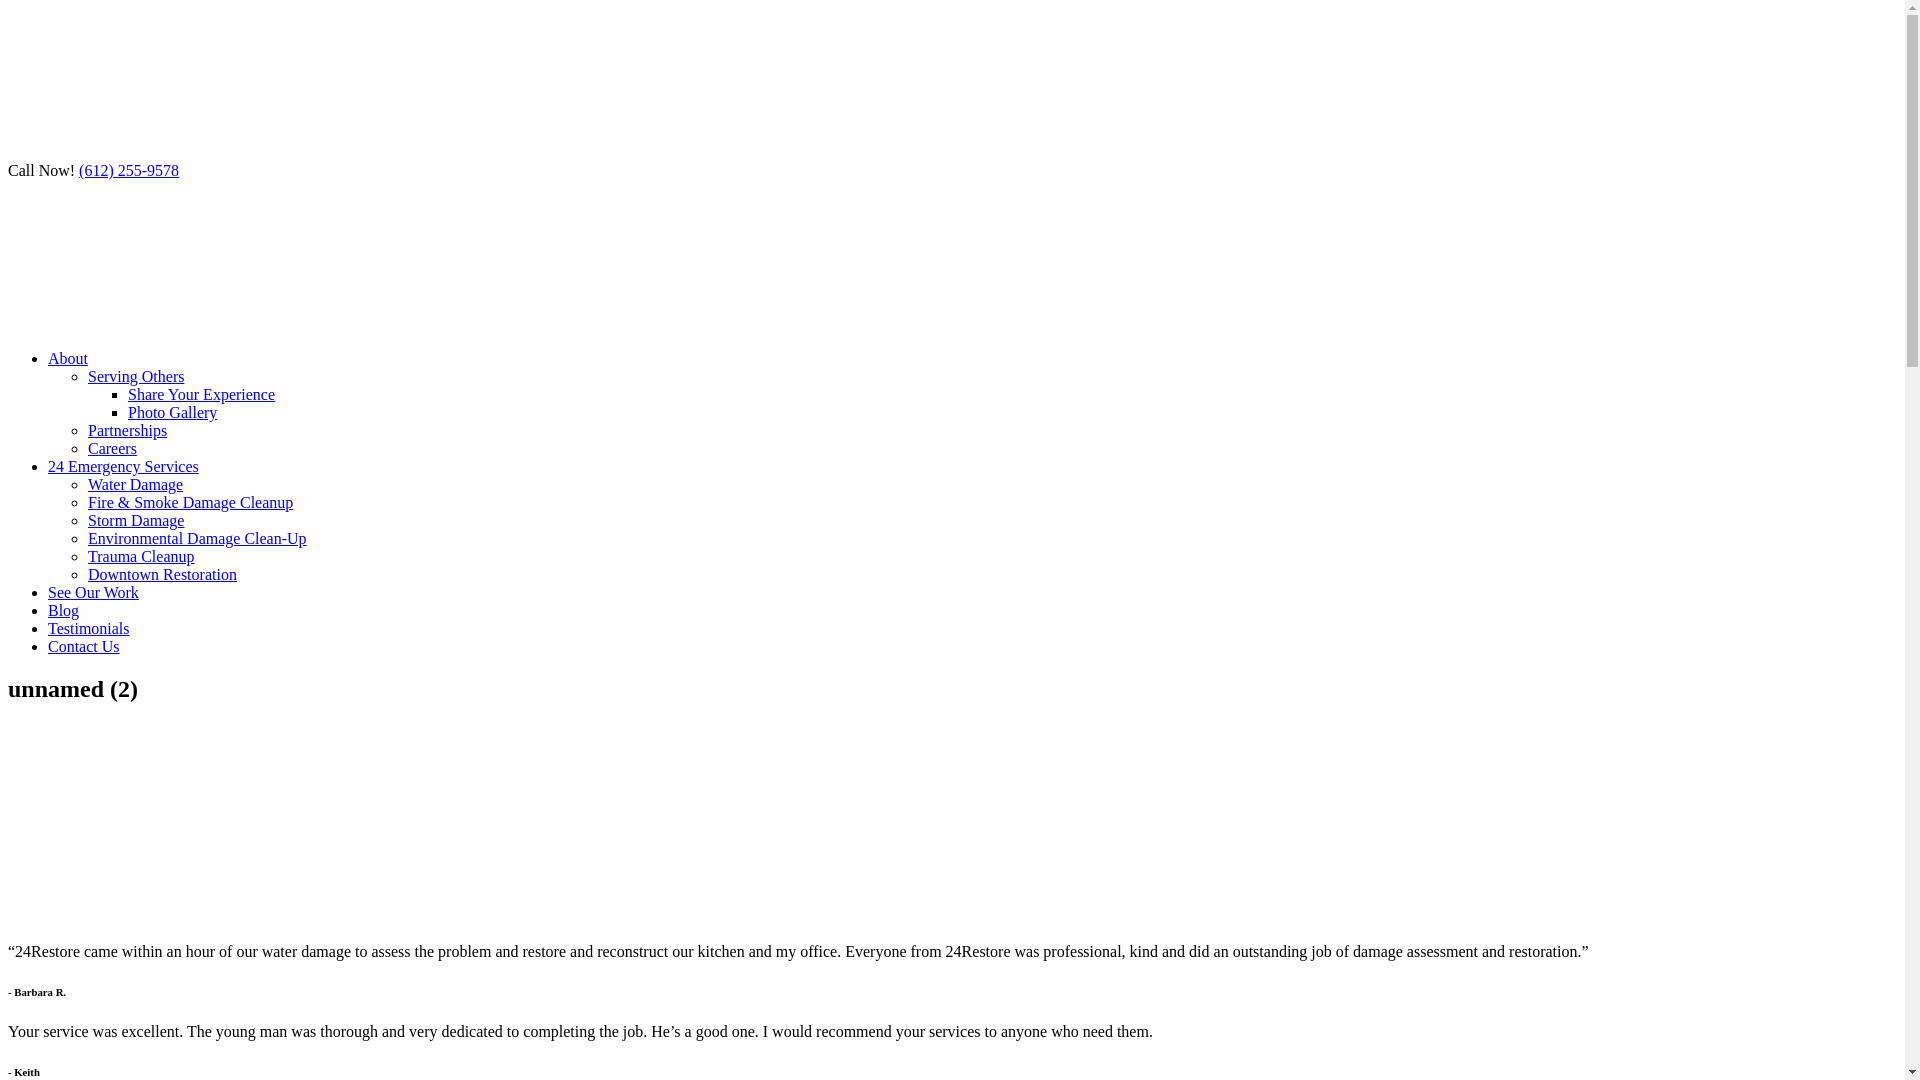 The height and width of the screenshot is (1080, 1920). Describe the element at coordinates (82, 646) in the screenshot. I see `'Contact Us'` at that location.